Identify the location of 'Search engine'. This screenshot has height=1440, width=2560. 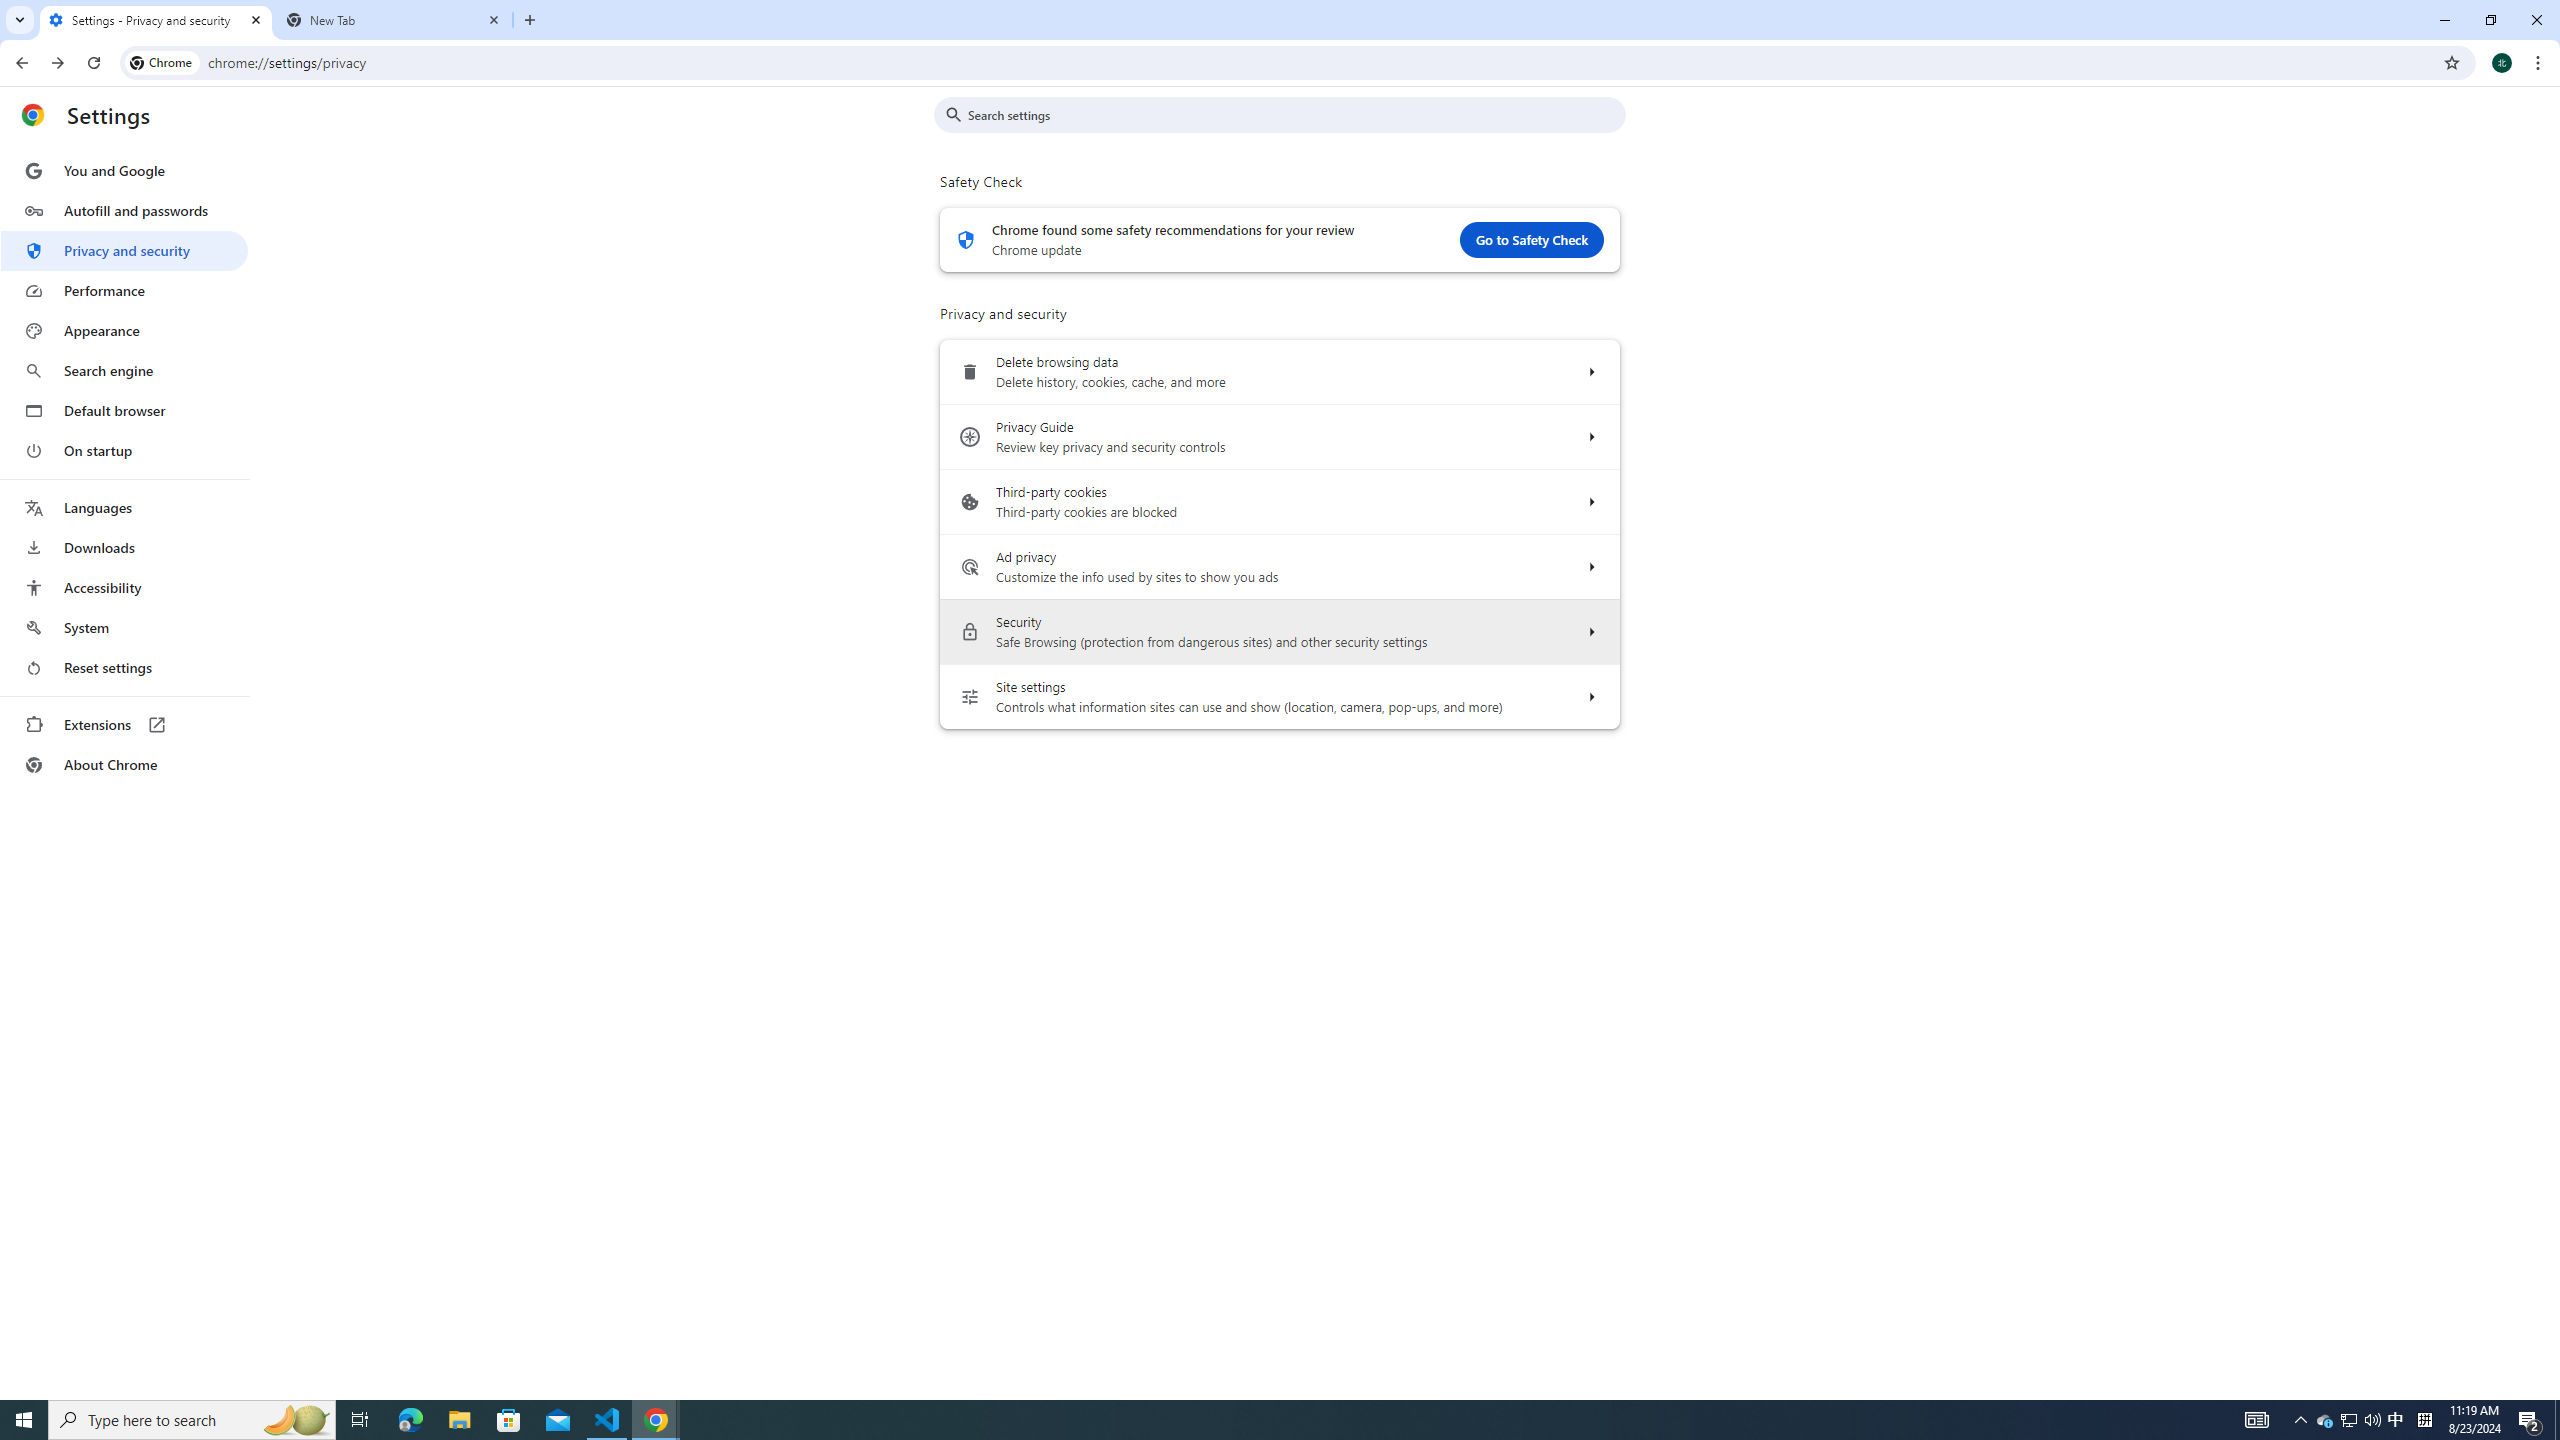
(123, 371).